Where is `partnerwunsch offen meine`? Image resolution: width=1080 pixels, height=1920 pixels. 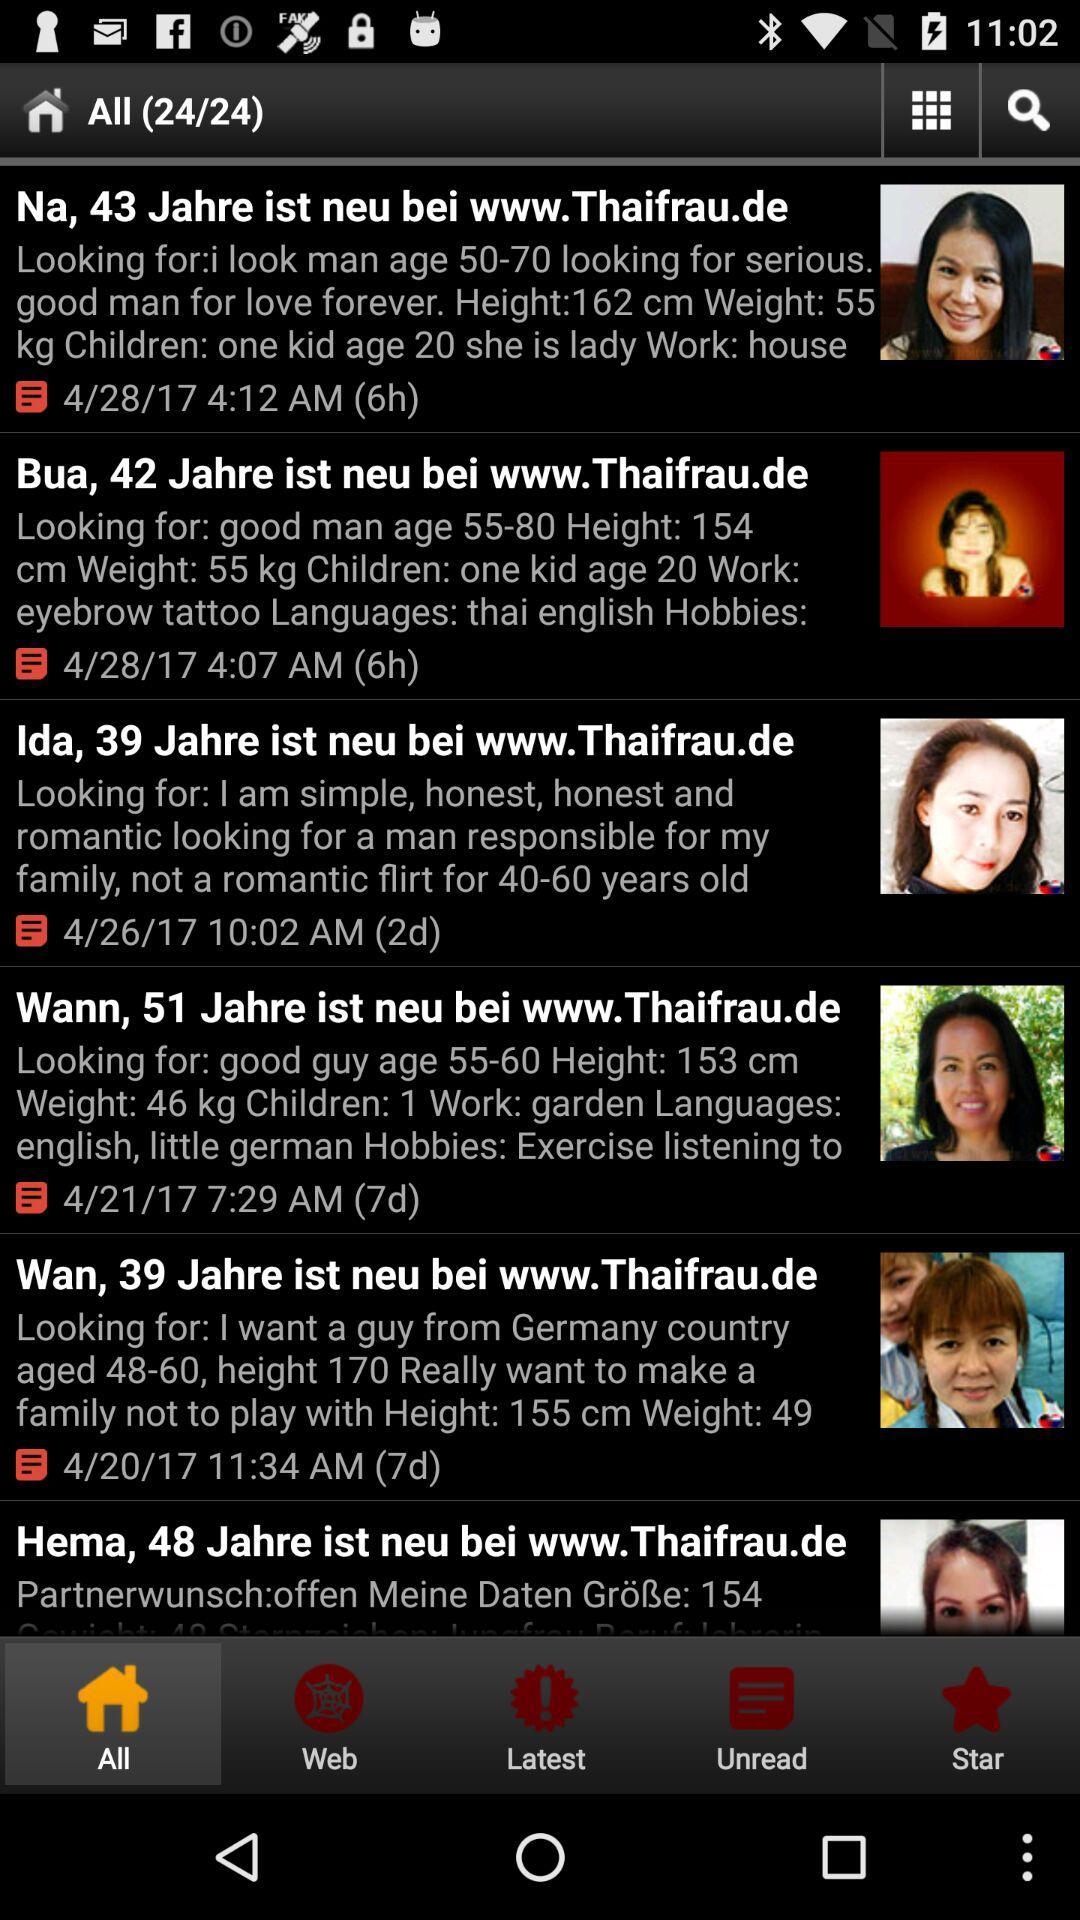
partnerwunsch offen meine is located at coordinates (444, 1602).